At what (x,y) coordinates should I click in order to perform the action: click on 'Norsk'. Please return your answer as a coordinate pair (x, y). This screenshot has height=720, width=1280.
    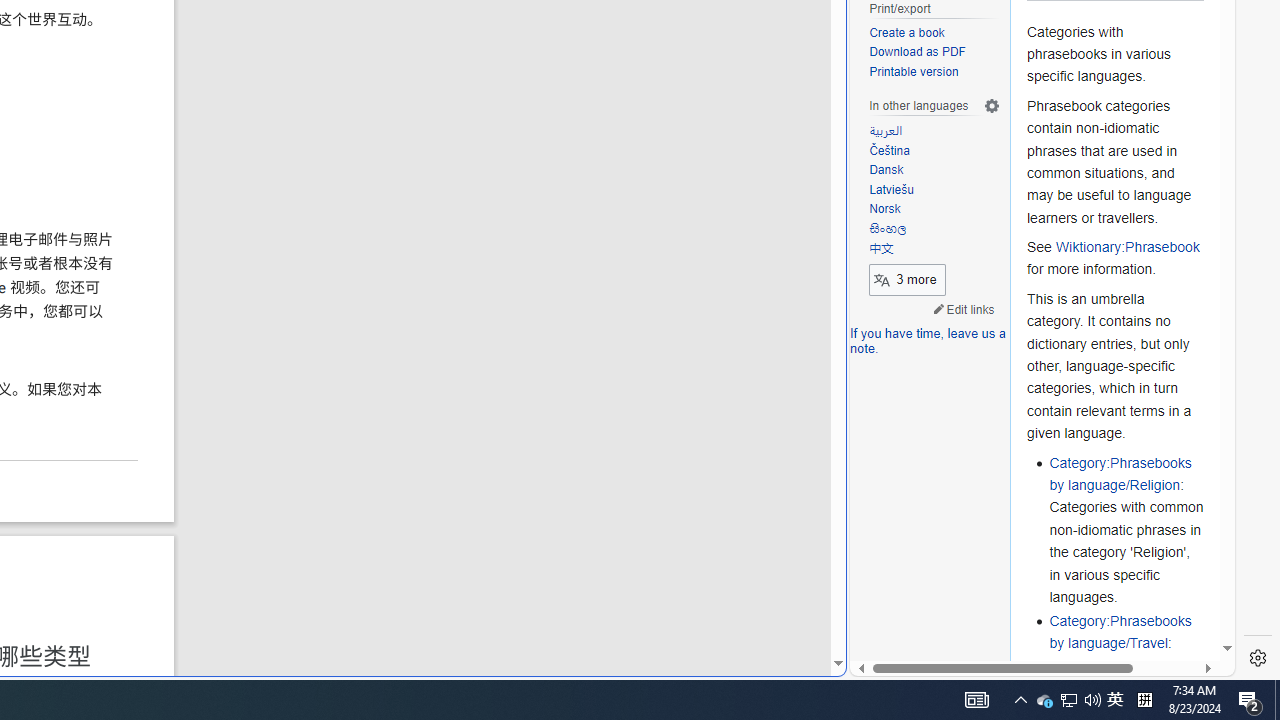
    Looking at the image, I should click on (934, 210).